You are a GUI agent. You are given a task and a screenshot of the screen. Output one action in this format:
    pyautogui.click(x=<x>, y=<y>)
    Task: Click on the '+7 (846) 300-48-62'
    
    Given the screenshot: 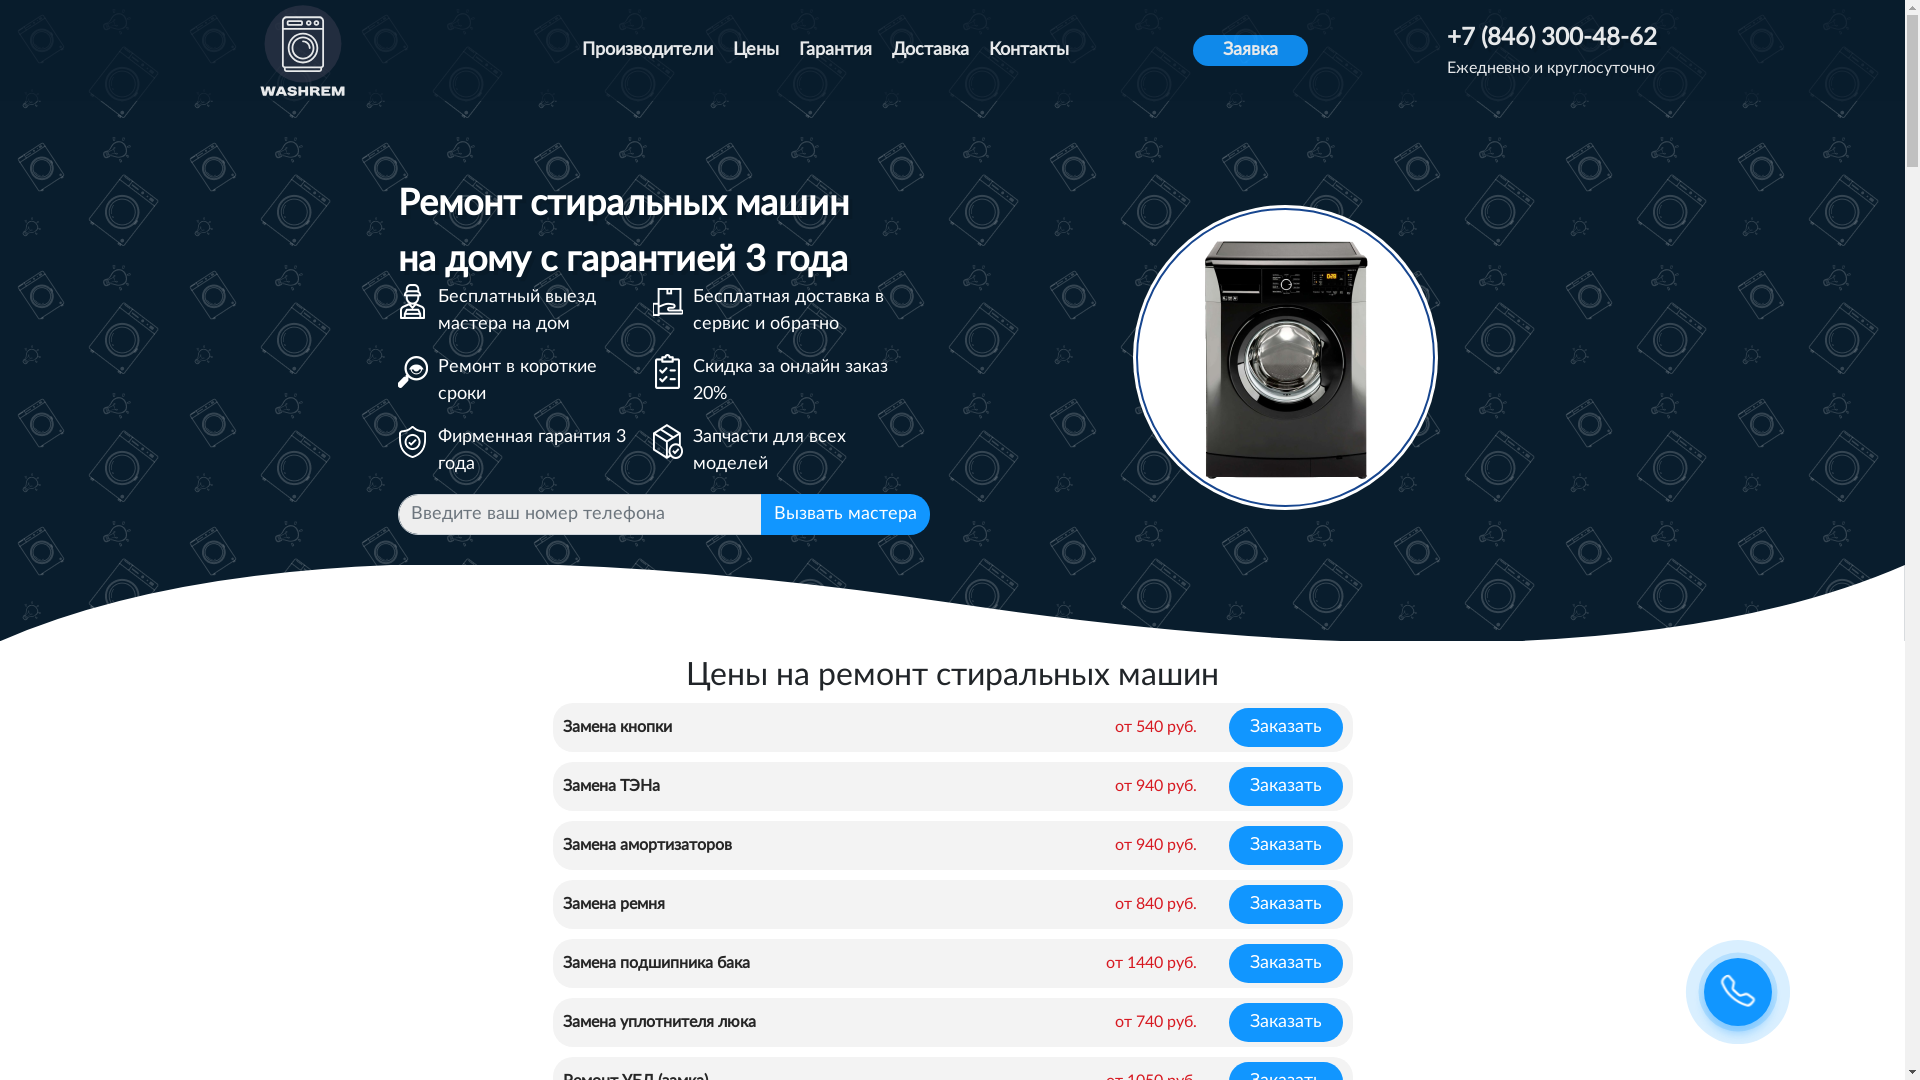 What is the action you would take?
    pyautogui.click(x=1550, y=38)
    